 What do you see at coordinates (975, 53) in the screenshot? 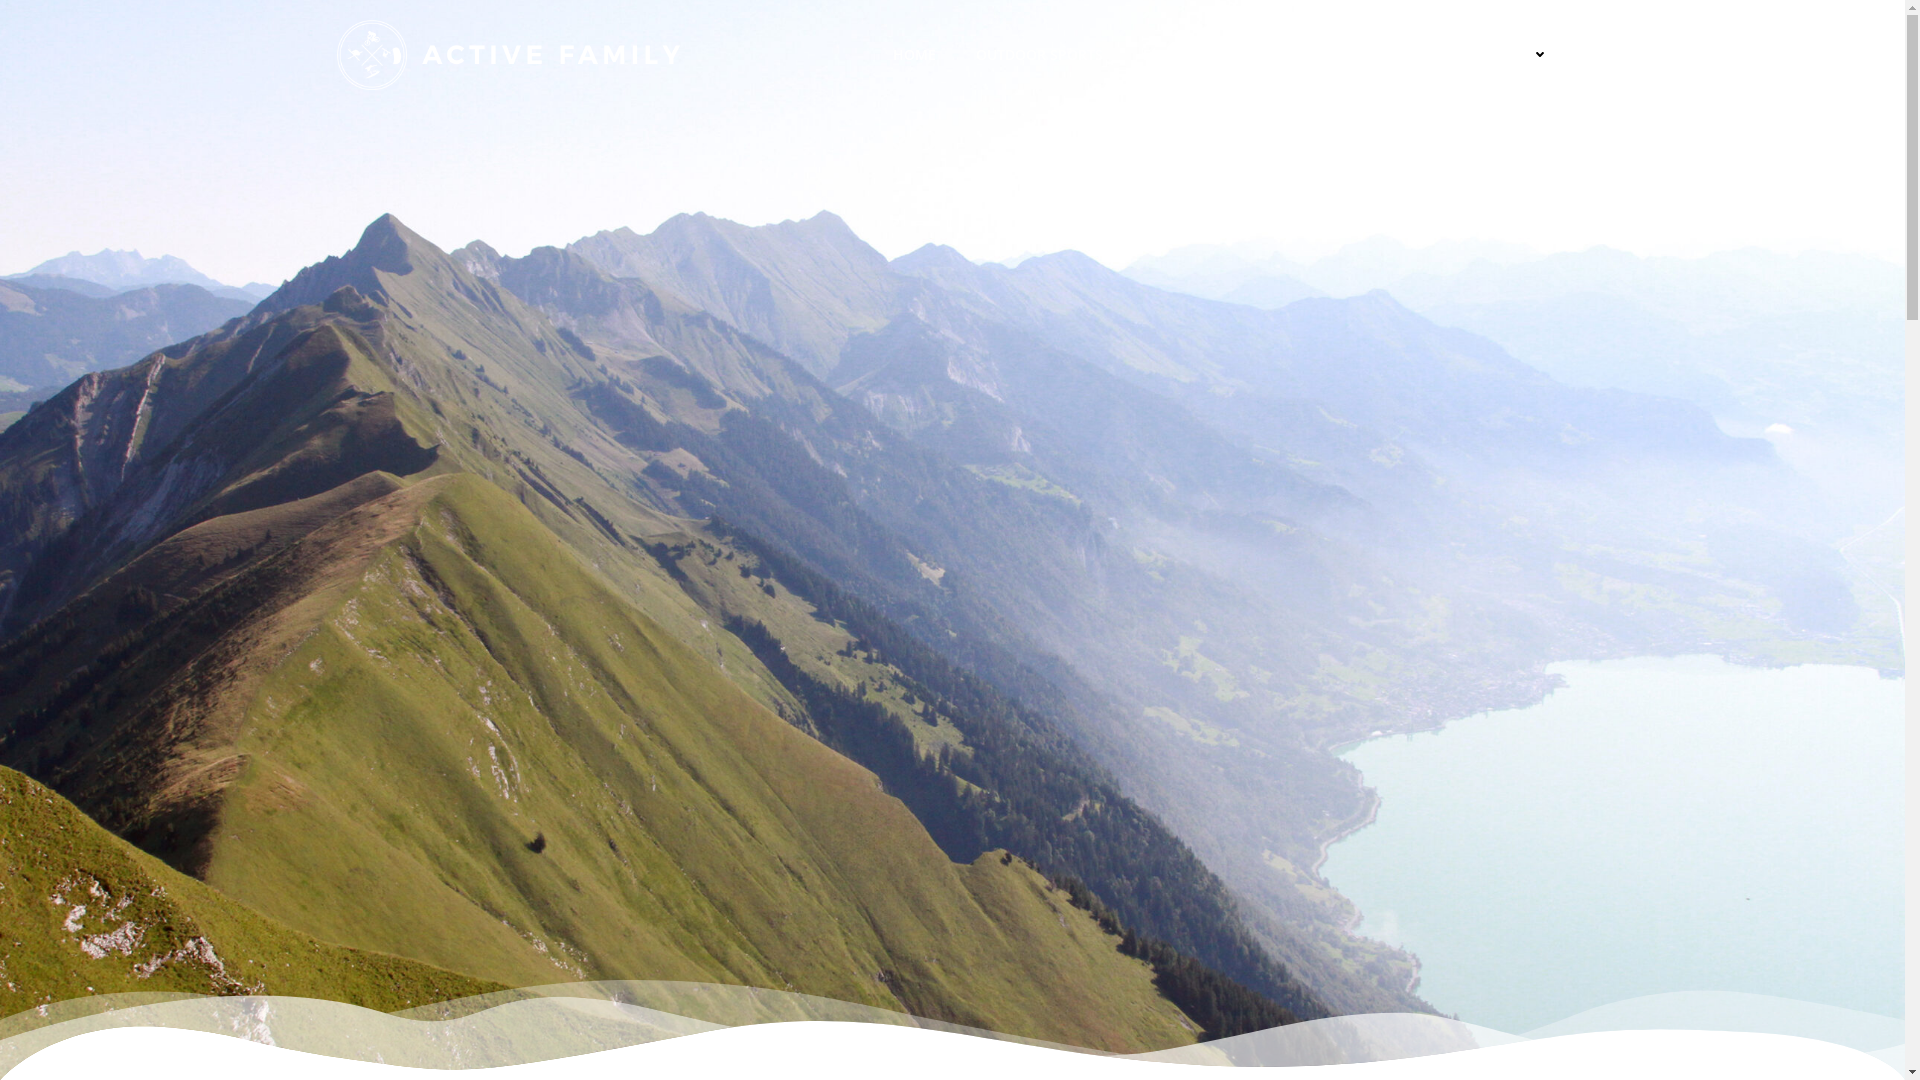
I see `'OUTDOOR SPORTS'` at bounding box center [975, 53].